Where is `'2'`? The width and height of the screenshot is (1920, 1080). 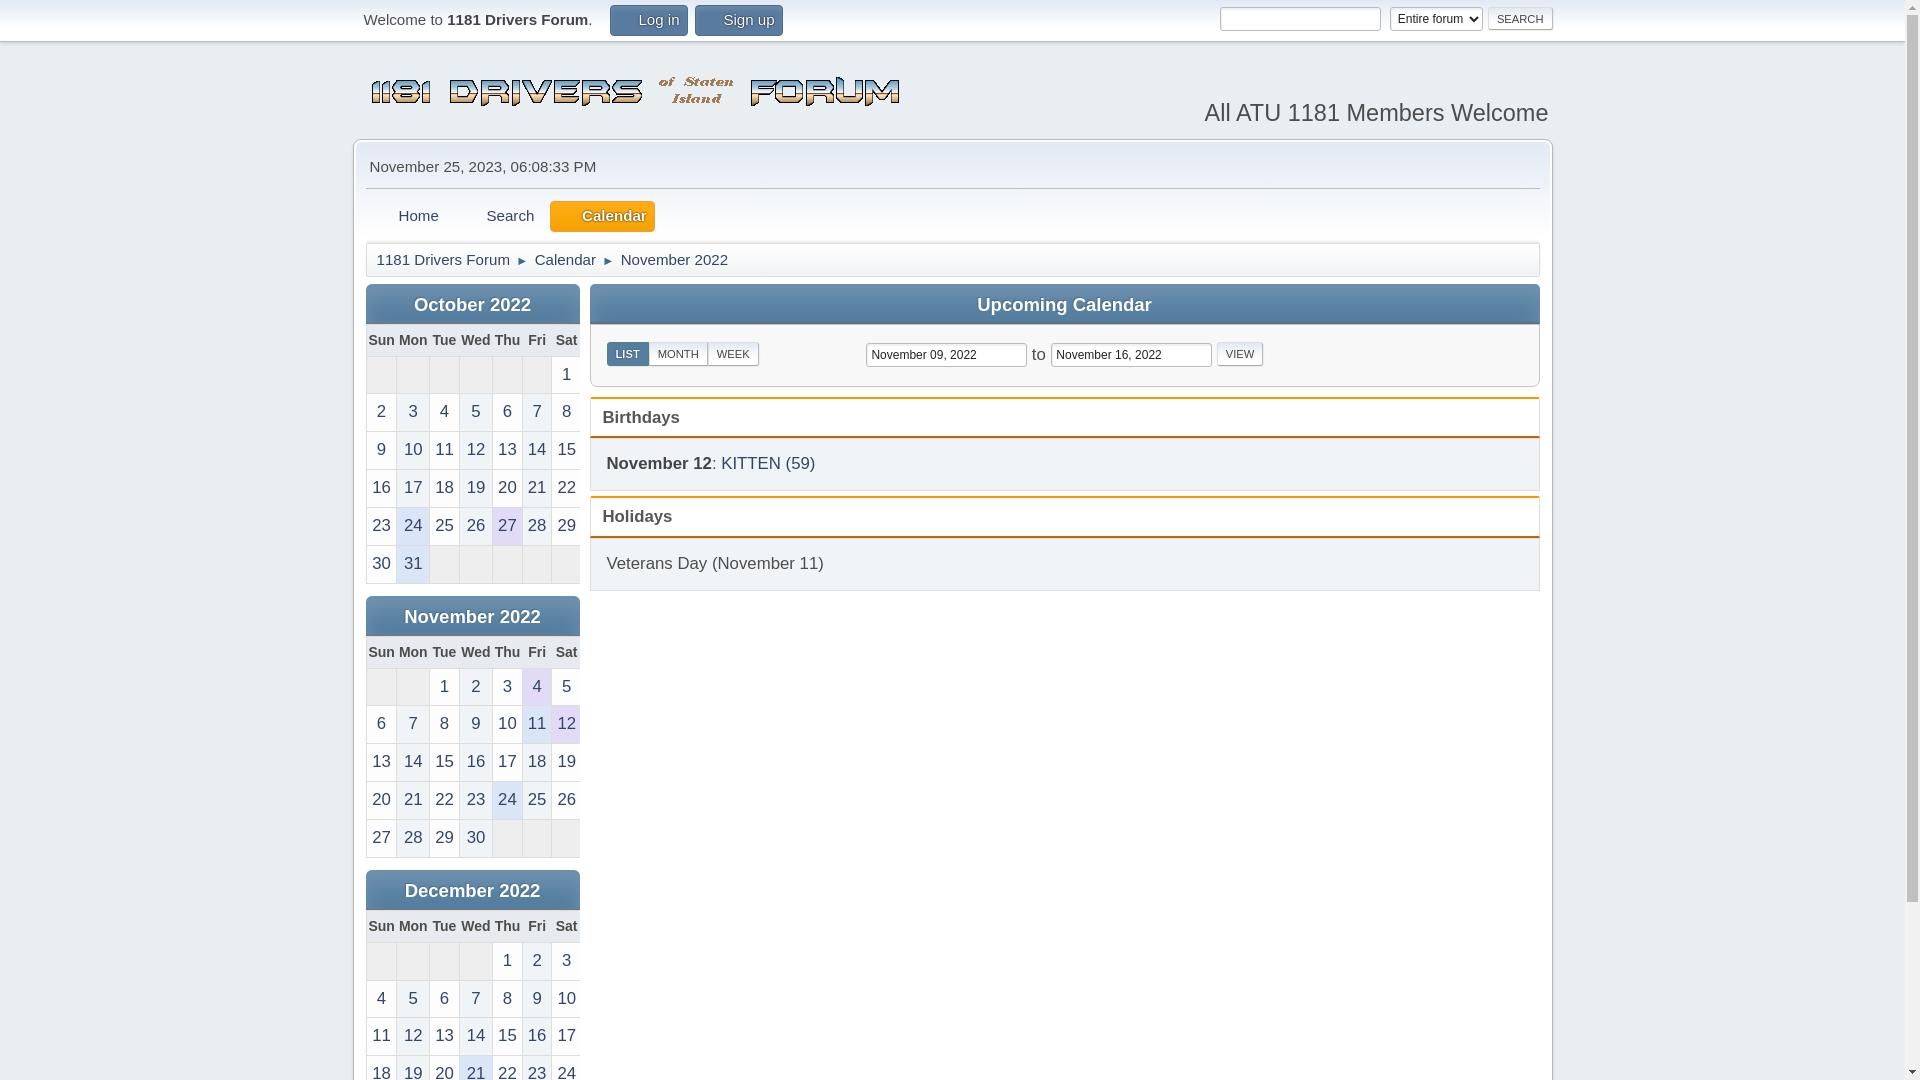
'2' is located at coordinates (474, 686).